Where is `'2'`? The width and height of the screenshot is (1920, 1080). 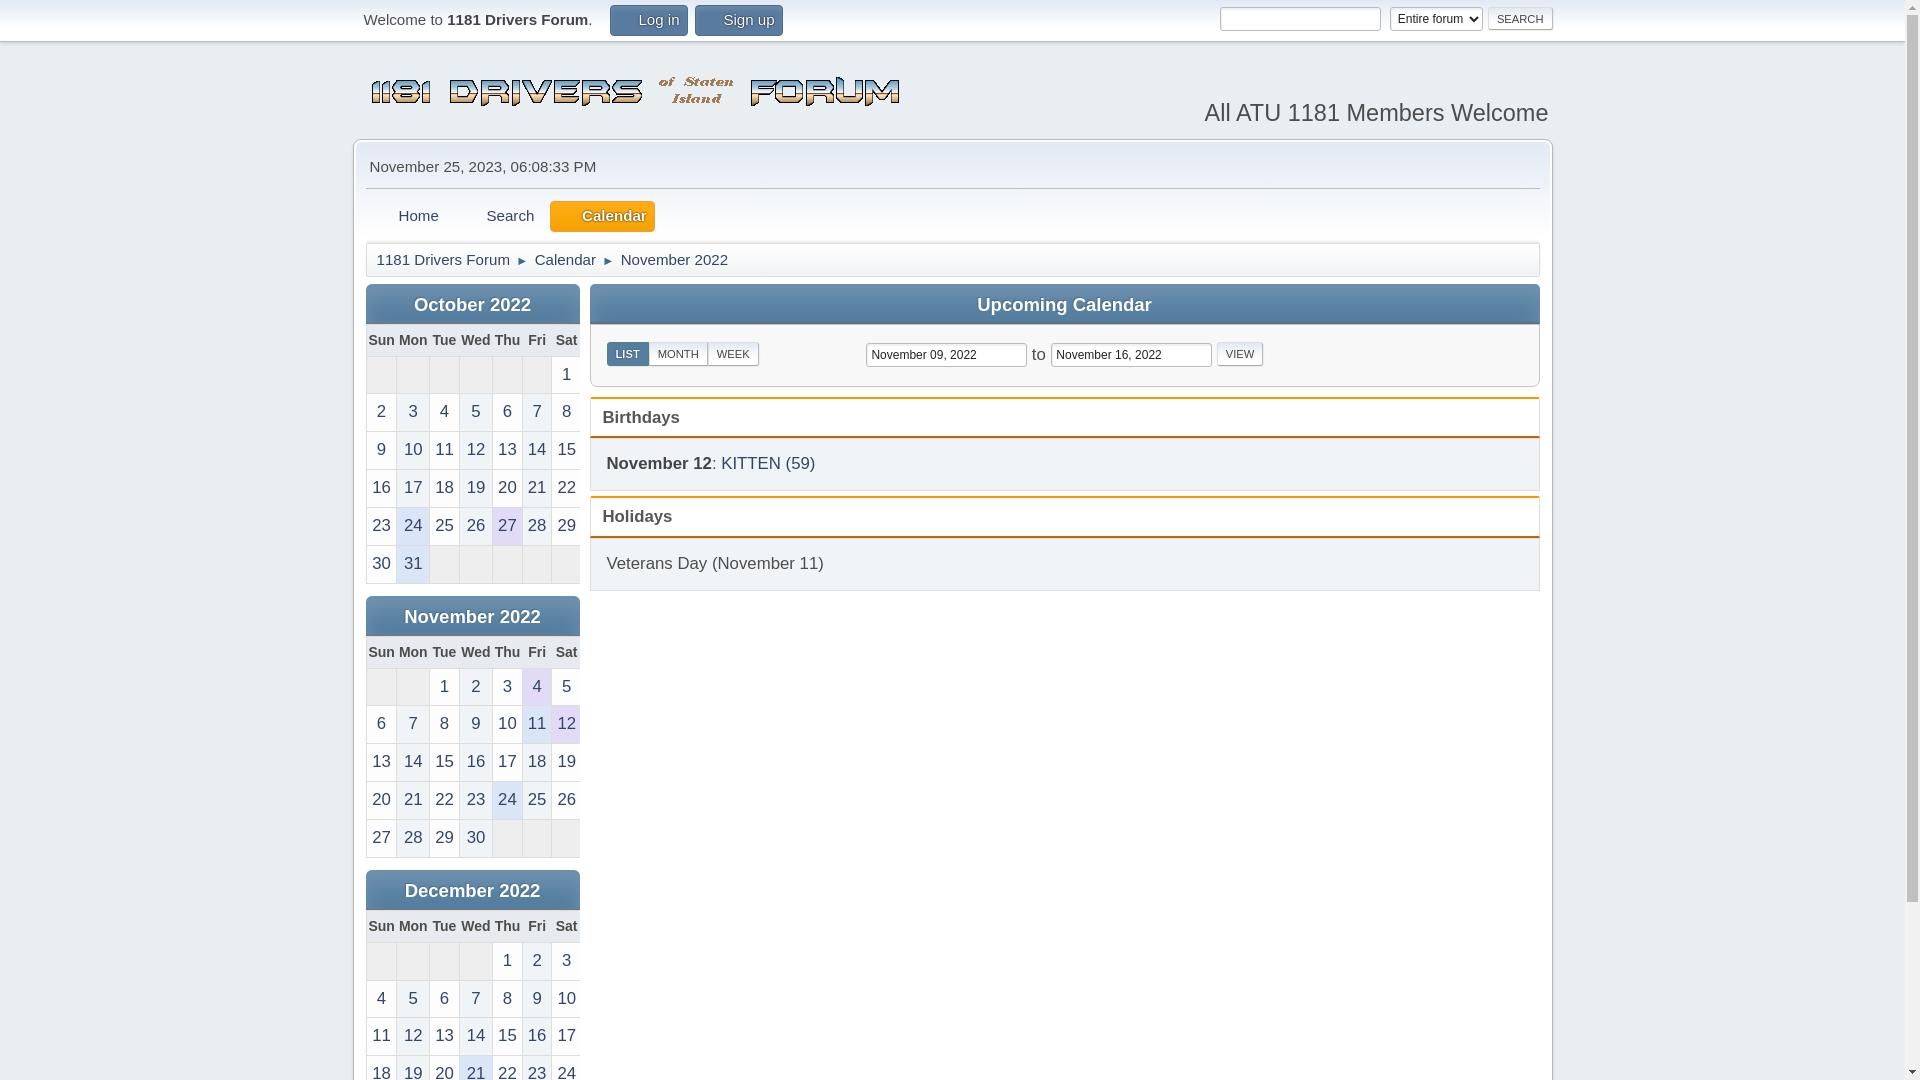
'2' is located at coordinates (474, 686).